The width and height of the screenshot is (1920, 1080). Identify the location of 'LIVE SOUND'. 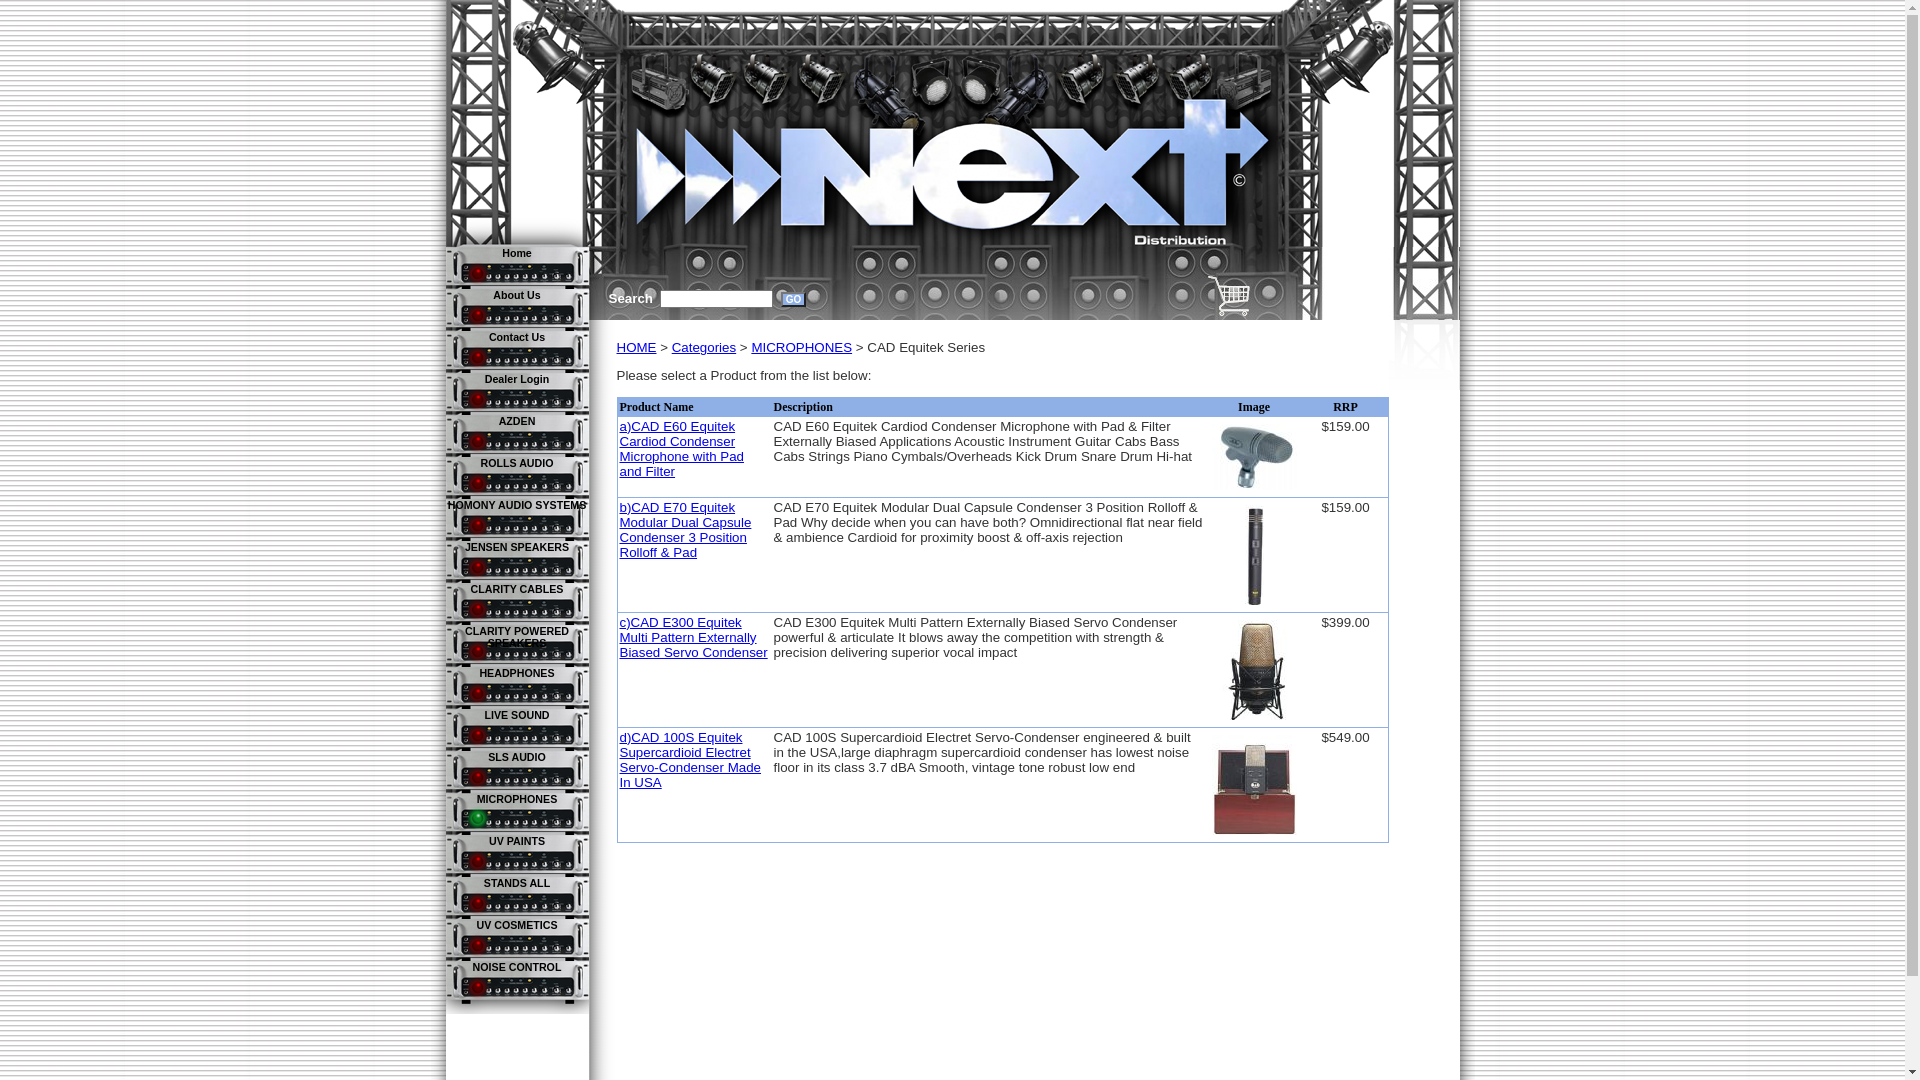
(516, 713).